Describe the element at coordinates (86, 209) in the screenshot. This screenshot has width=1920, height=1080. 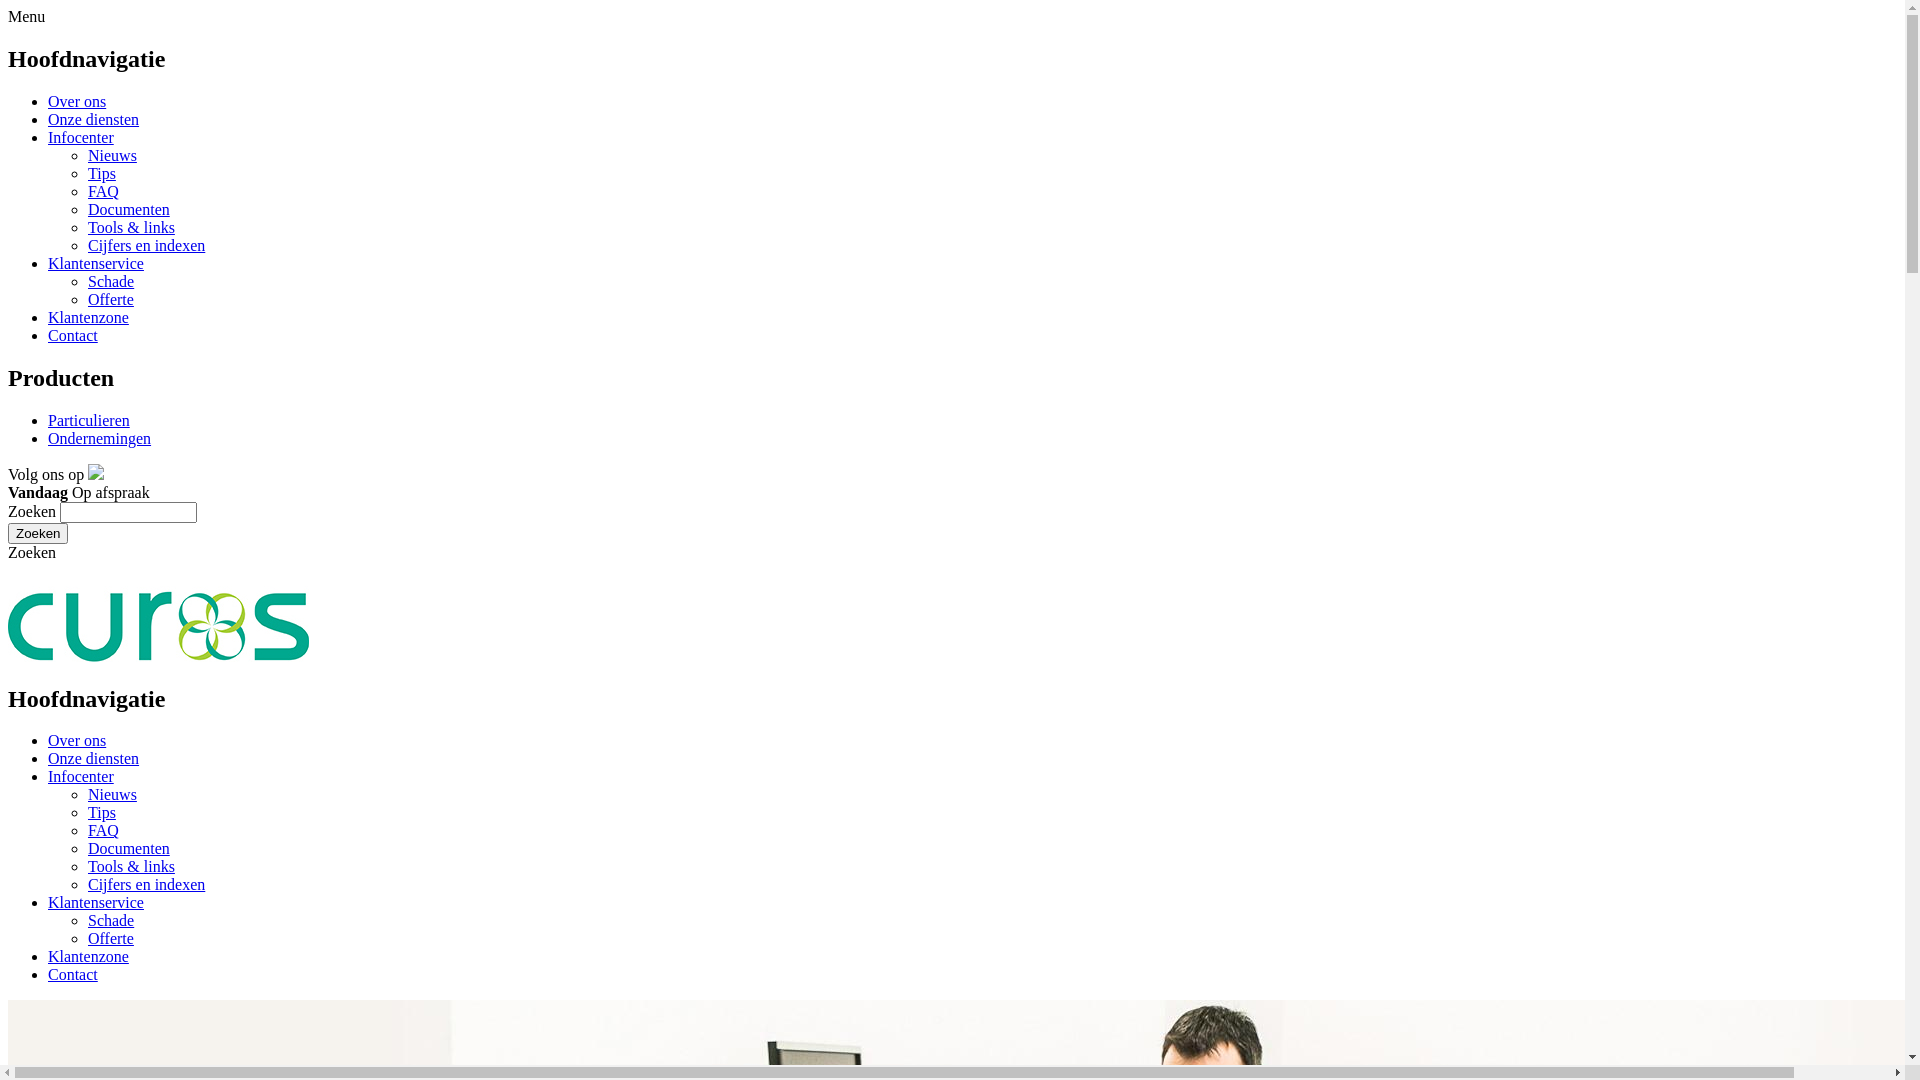
I see `'Documenten'` at that location.